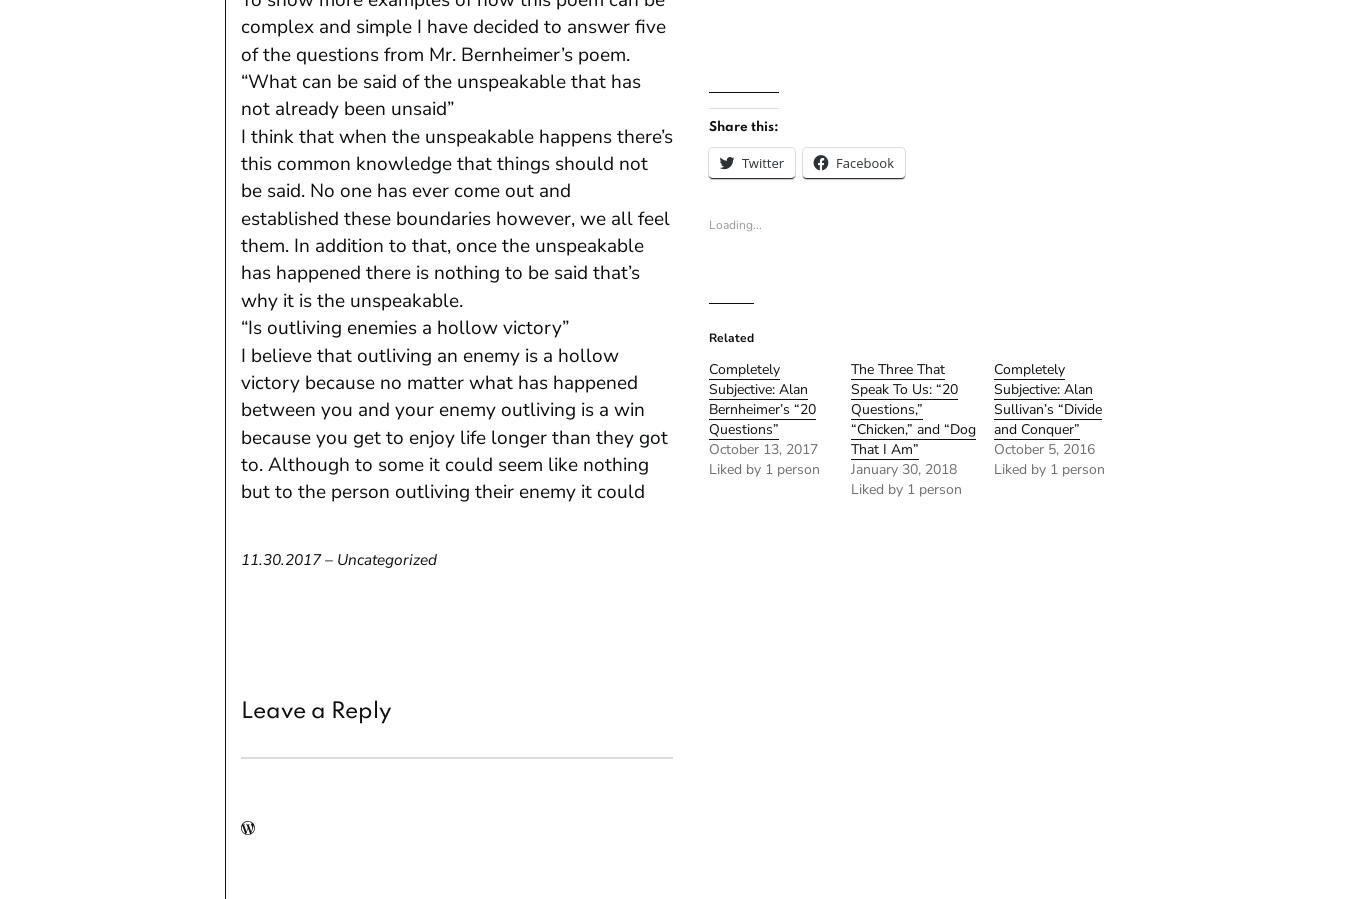  I want to click on 'Twitter', so click(762, 161).